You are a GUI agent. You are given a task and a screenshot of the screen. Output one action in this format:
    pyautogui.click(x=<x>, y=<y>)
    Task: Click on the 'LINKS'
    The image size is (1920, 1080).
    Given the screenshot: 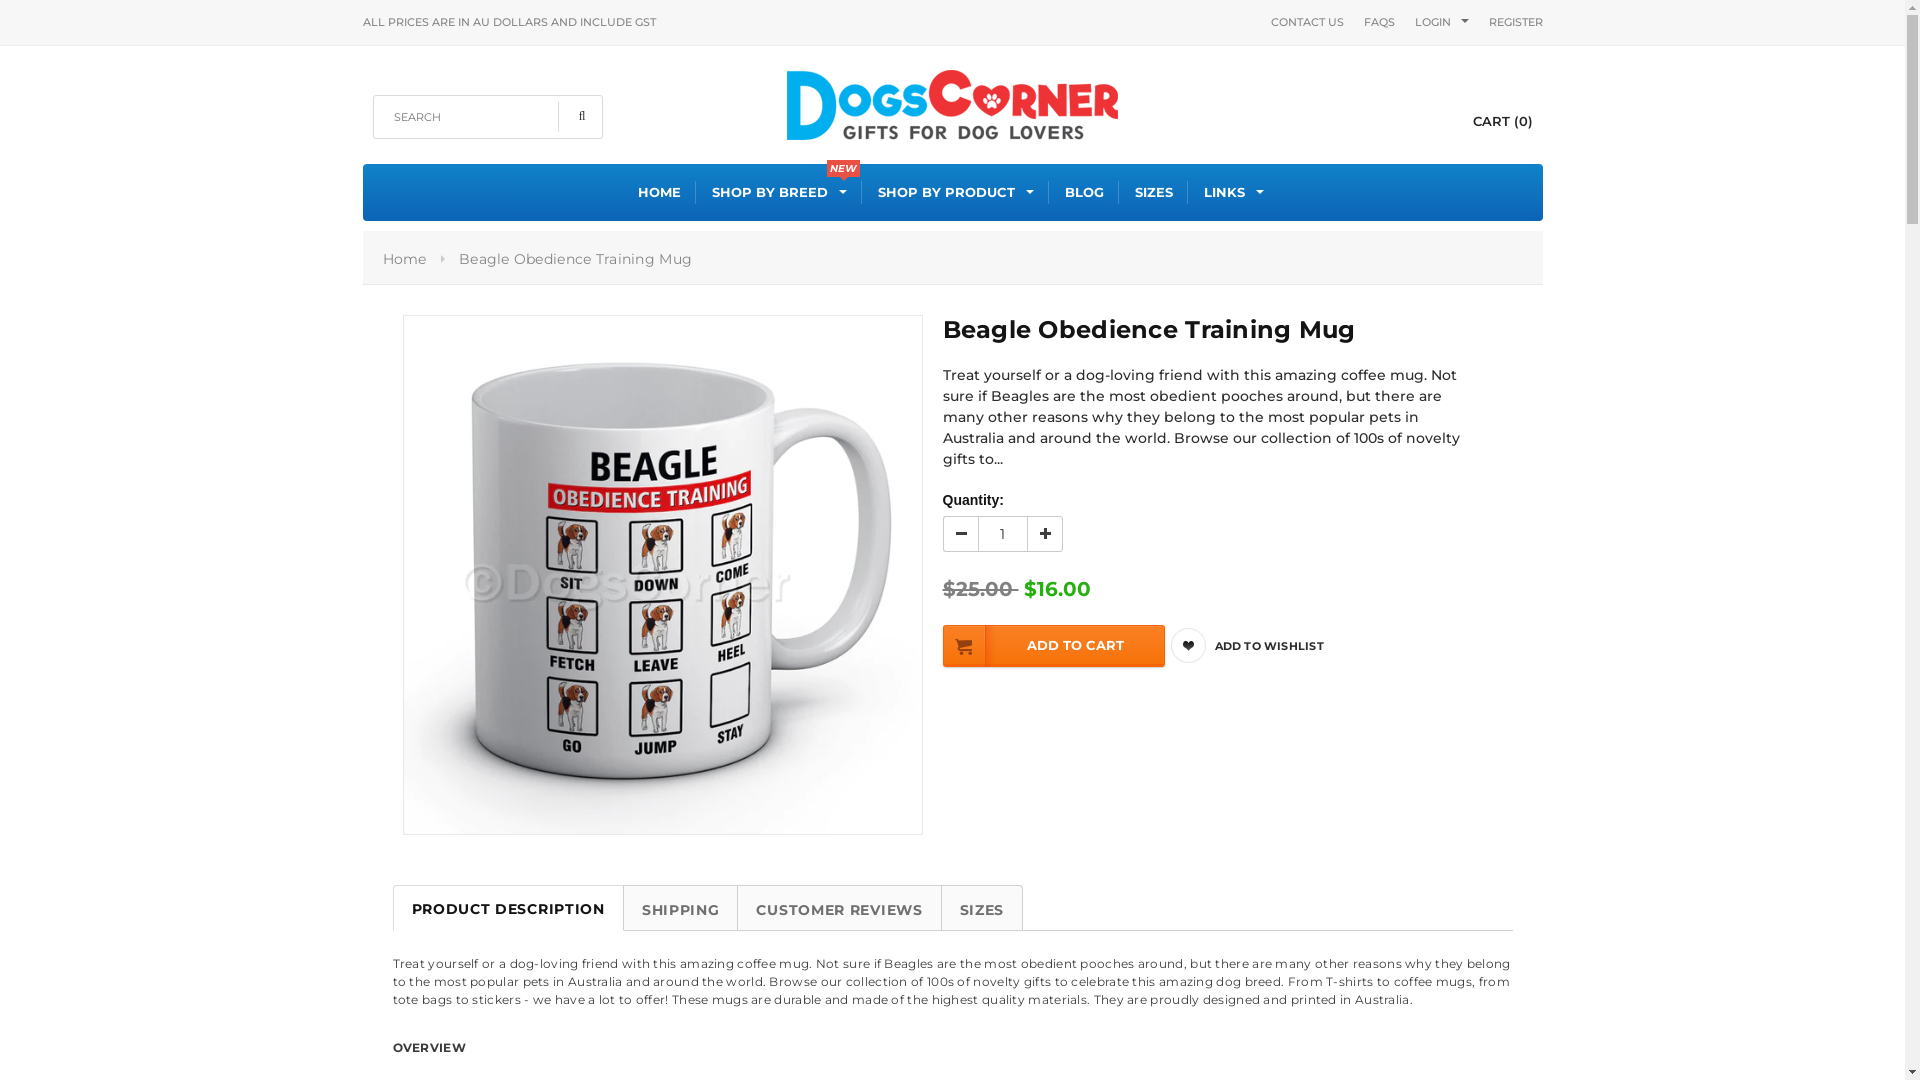 What is the action you would take?
    pyautogui.click(x=1232, y=192)
    